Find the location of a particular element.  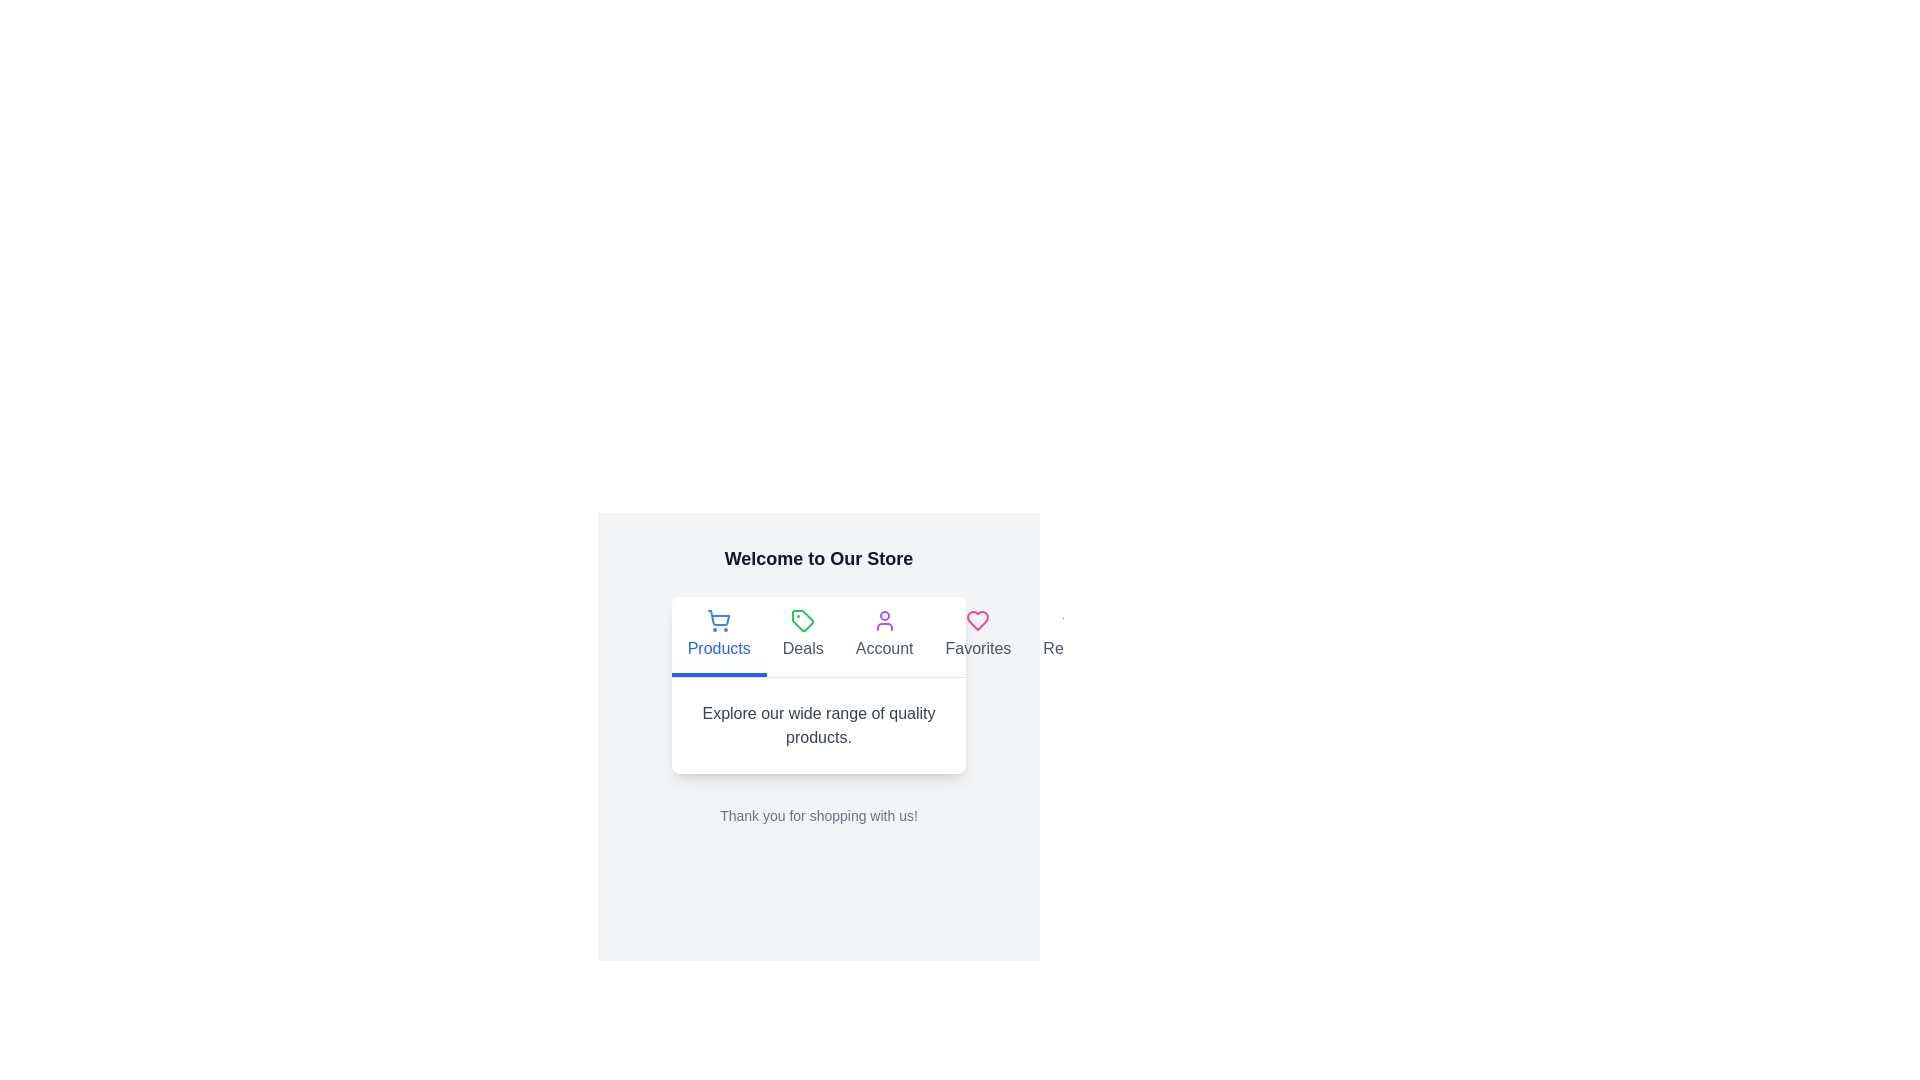

the 'Products' section text with associated icon, which is the first item in the navigation menu located near the top-left of the white content card section is located at coordinates (719, 635).